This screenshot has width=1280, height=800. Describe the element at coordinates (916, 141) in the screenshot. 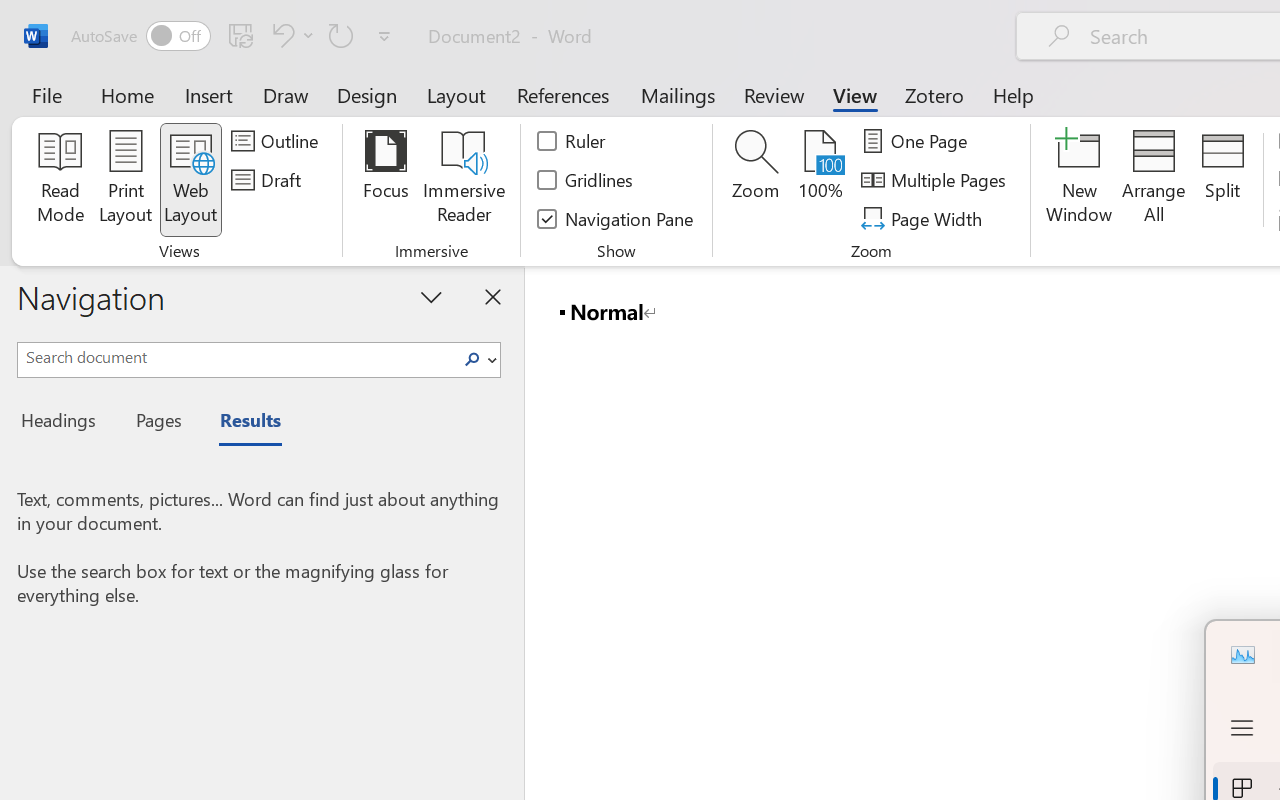

I see `'One Page'` at that location.